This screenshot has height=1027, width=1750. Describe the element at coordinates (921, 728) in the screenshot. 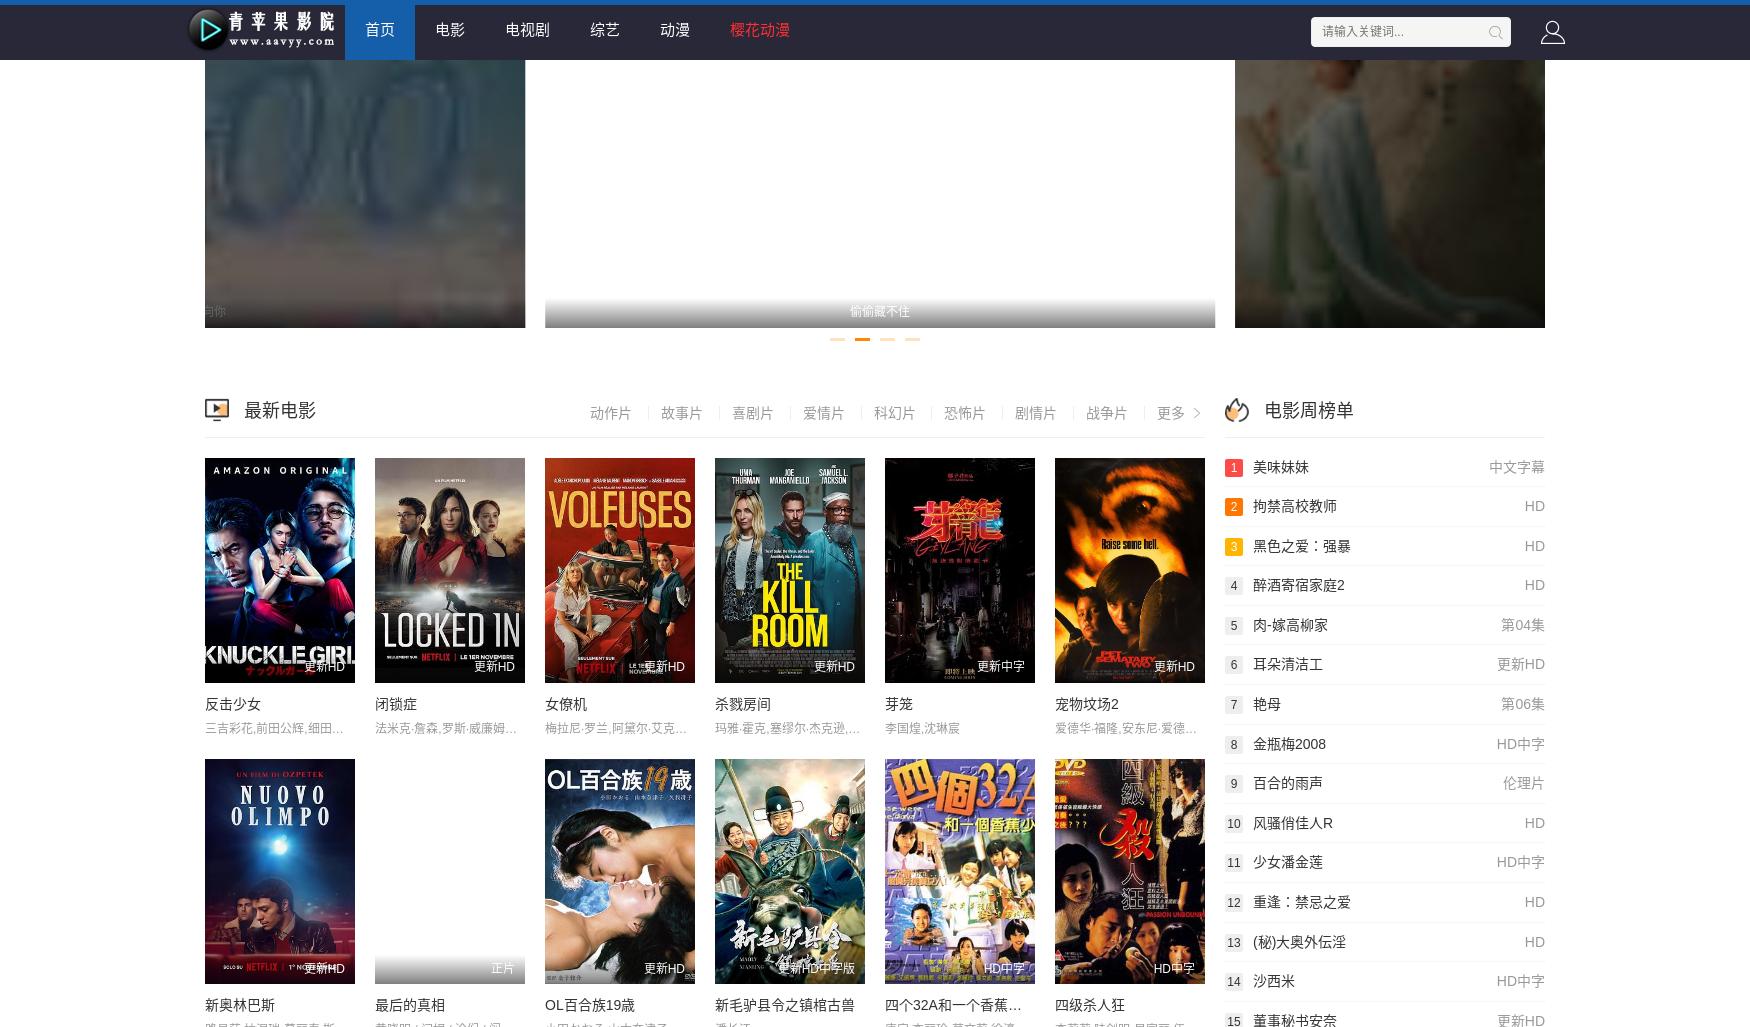

I see `'李国煌,沈琳宸'` at that location.